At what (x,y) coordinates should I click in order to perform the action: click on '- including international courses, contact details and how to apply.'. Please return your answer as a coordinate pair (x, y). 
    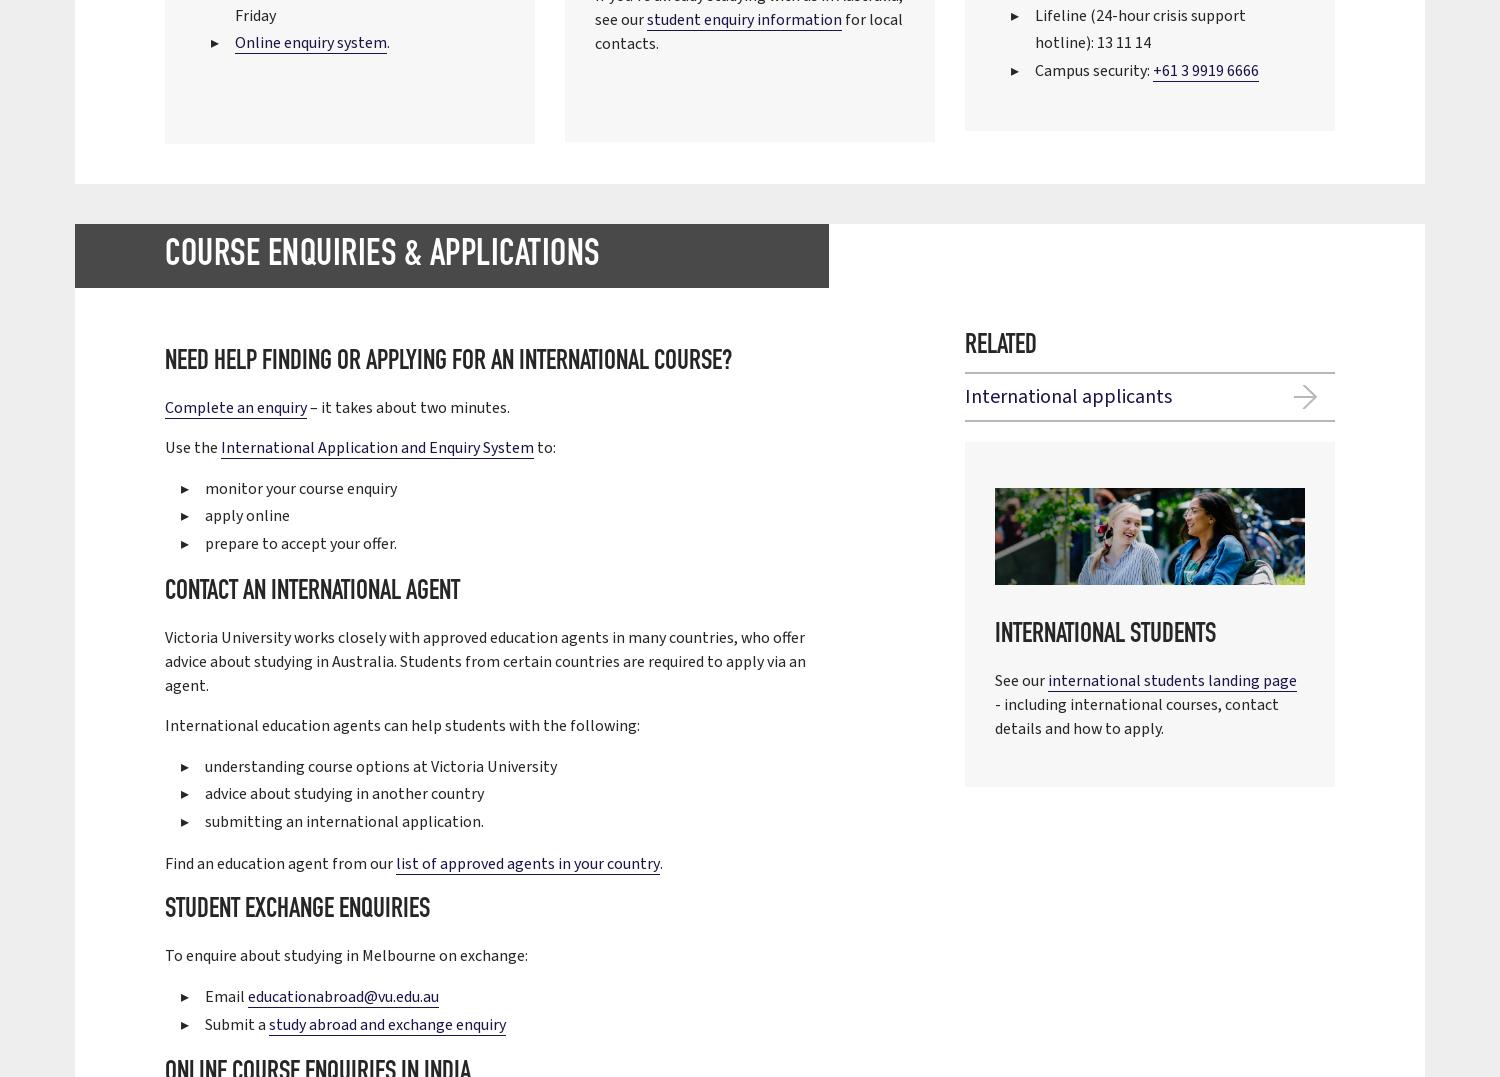
    Looking at the image, I should click on (1137, 715).